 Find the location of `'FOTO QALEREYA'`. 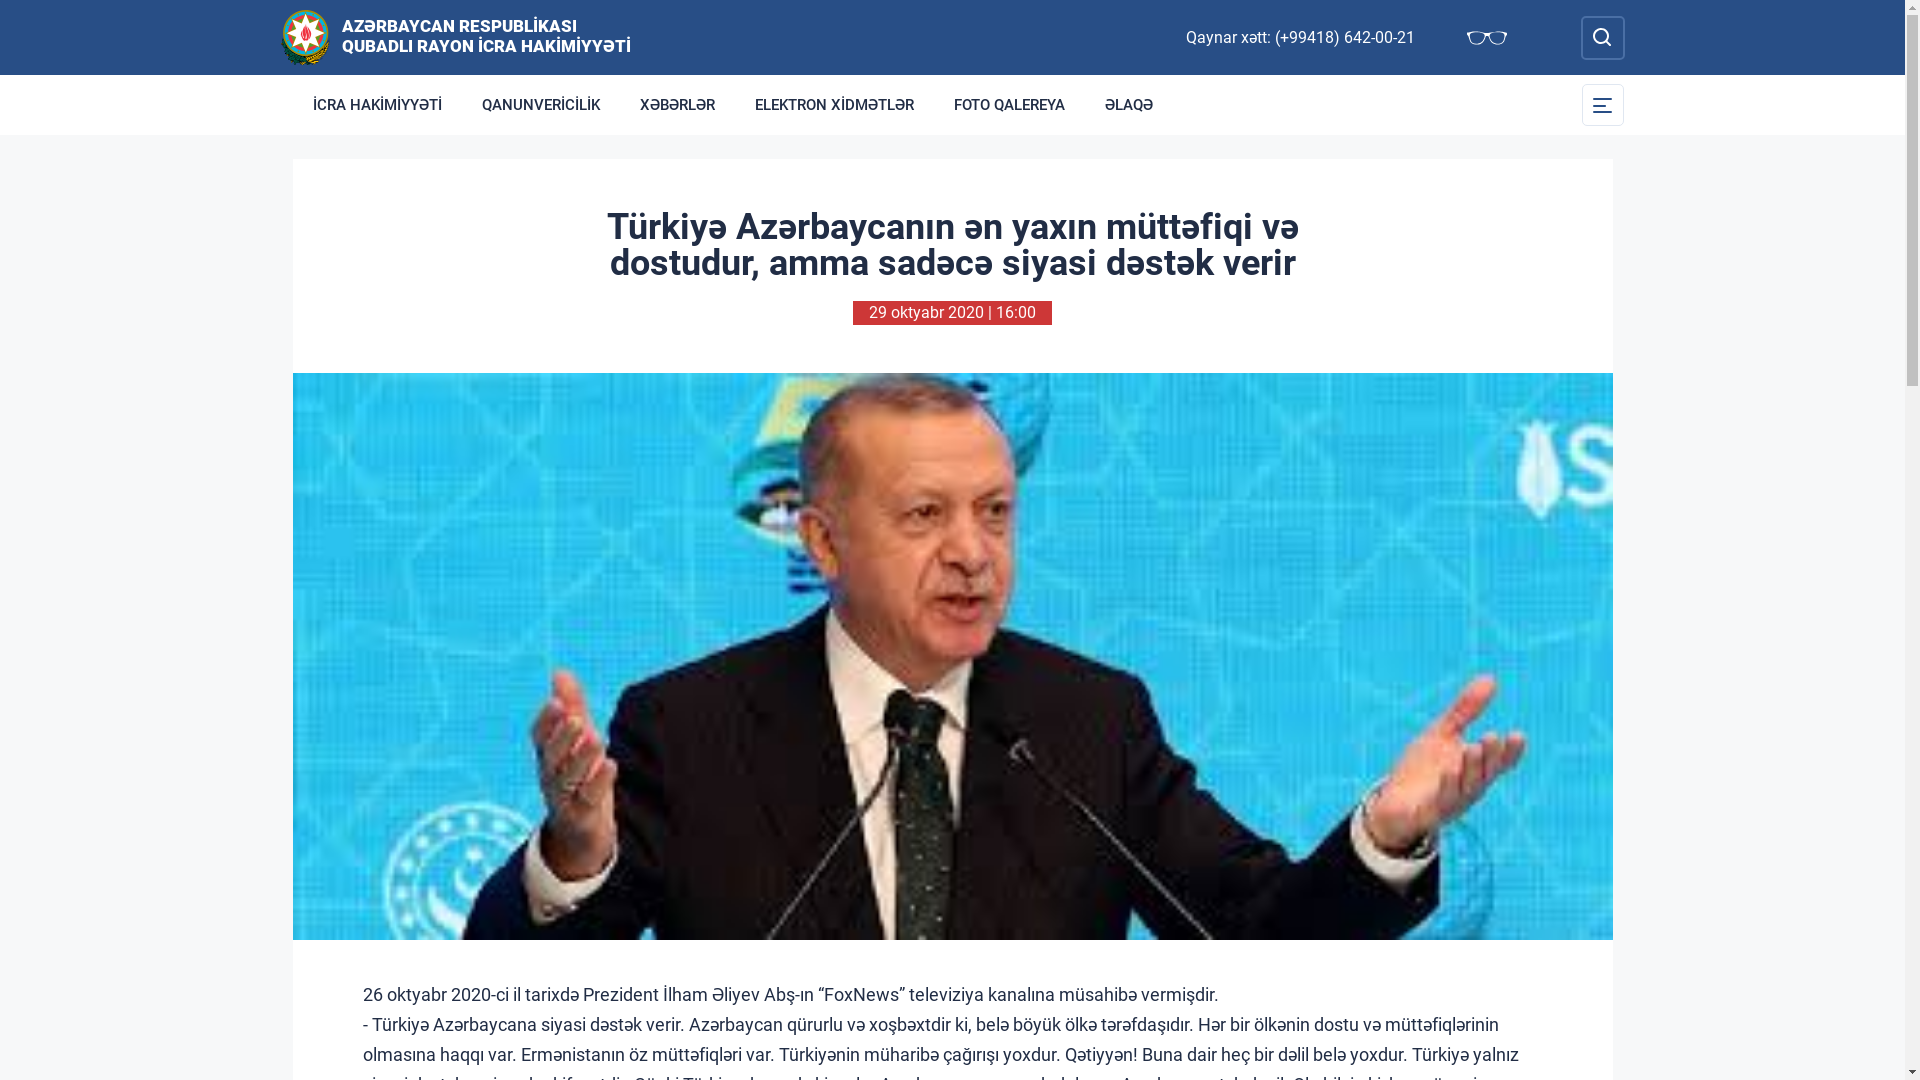

'FOTO QALEREYA' is located at coordinates (1009, 104).